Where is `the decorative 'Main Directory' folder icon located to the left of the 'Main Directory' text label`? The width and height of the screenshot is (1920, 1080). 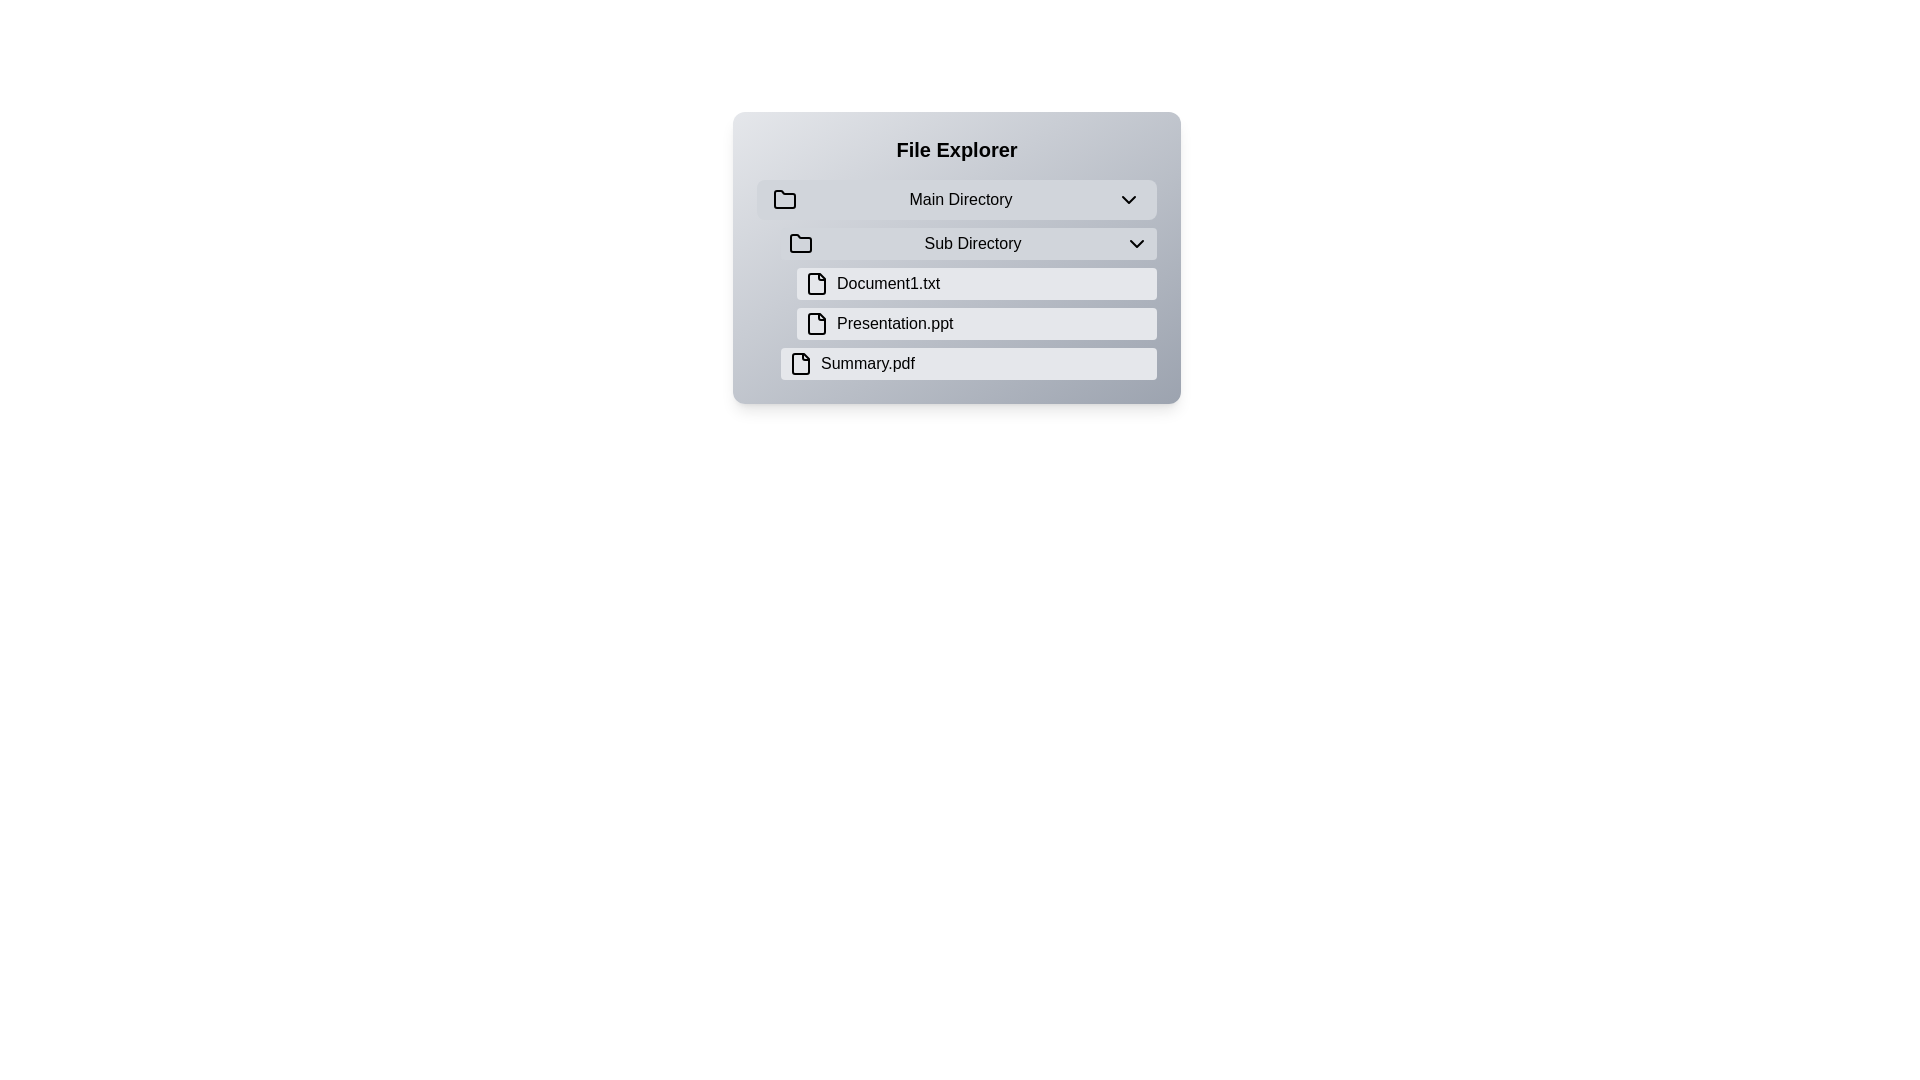
the decorative 'Main Directory' folder icon located to the left of the 'Main Directory' text label is located at coordinates (784, 200).